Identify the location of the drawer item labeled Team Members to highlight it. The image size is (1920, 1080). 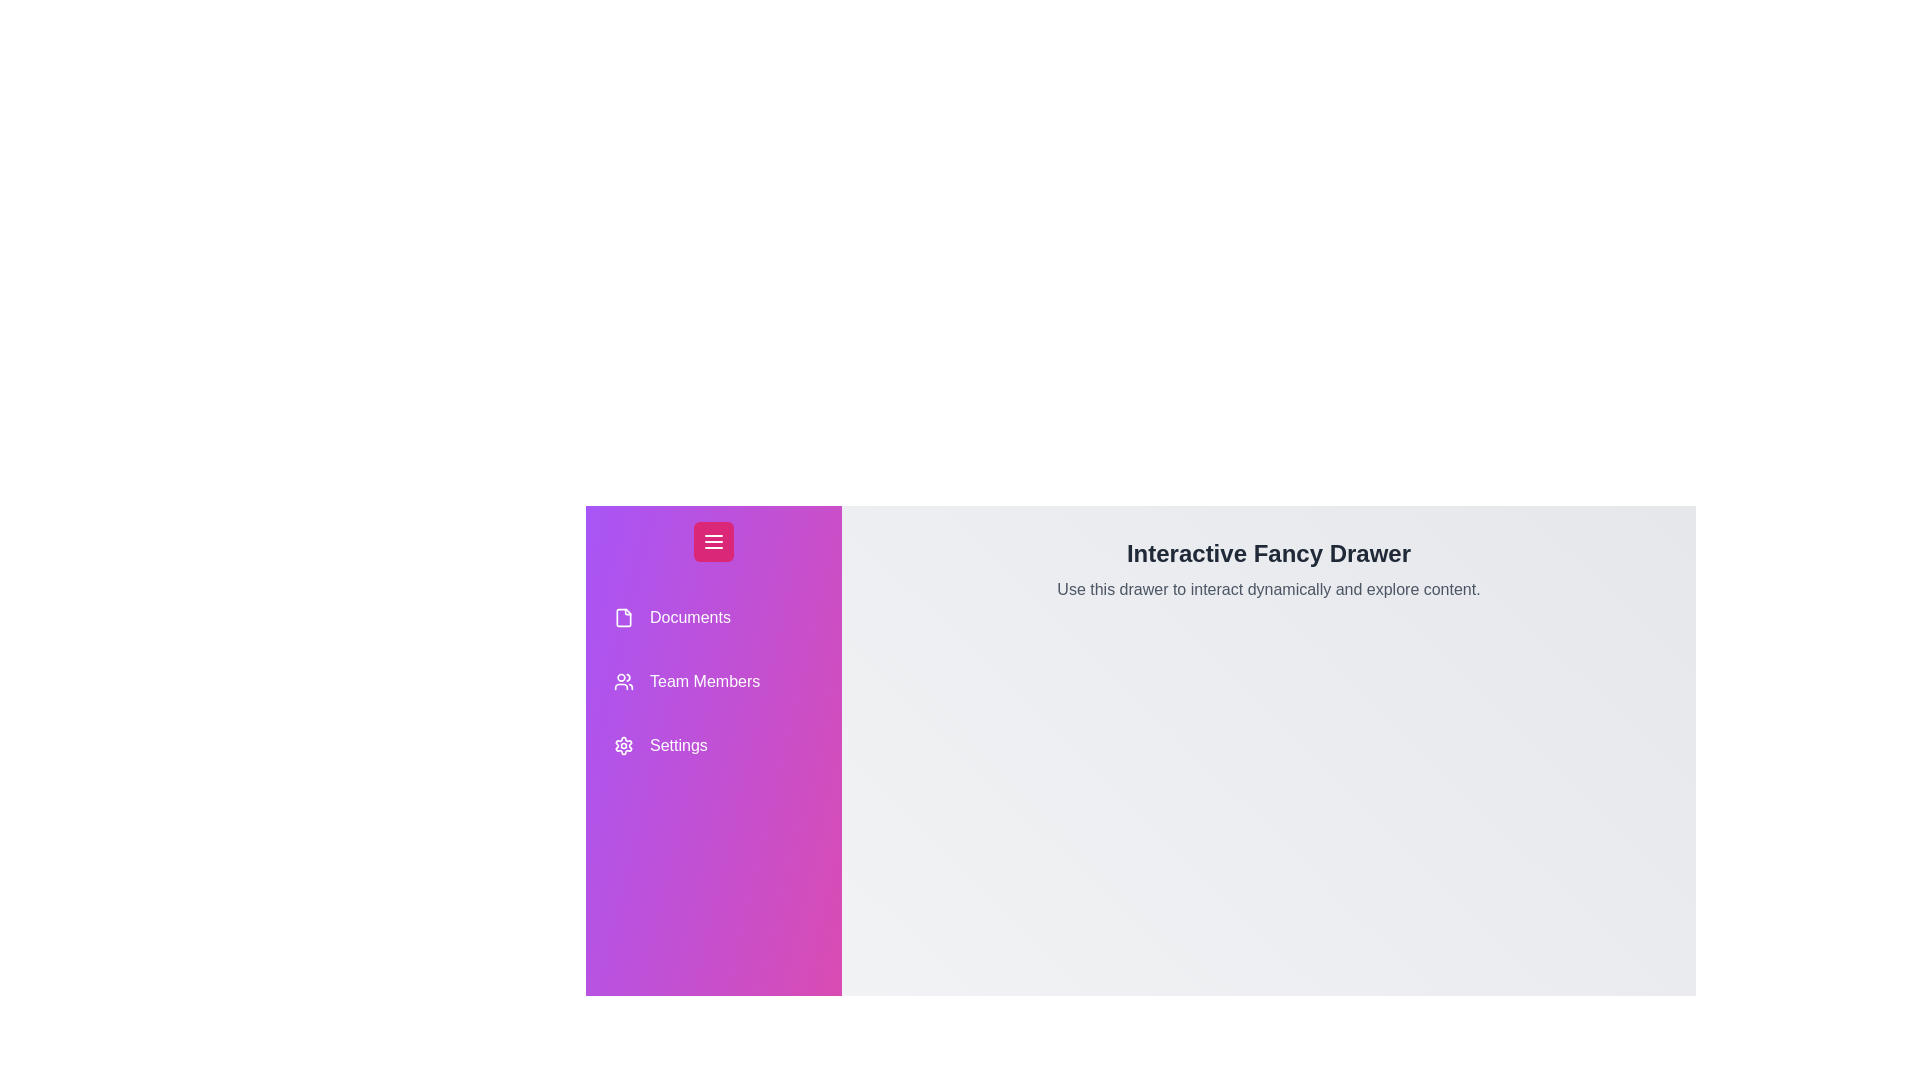
(714, 681).